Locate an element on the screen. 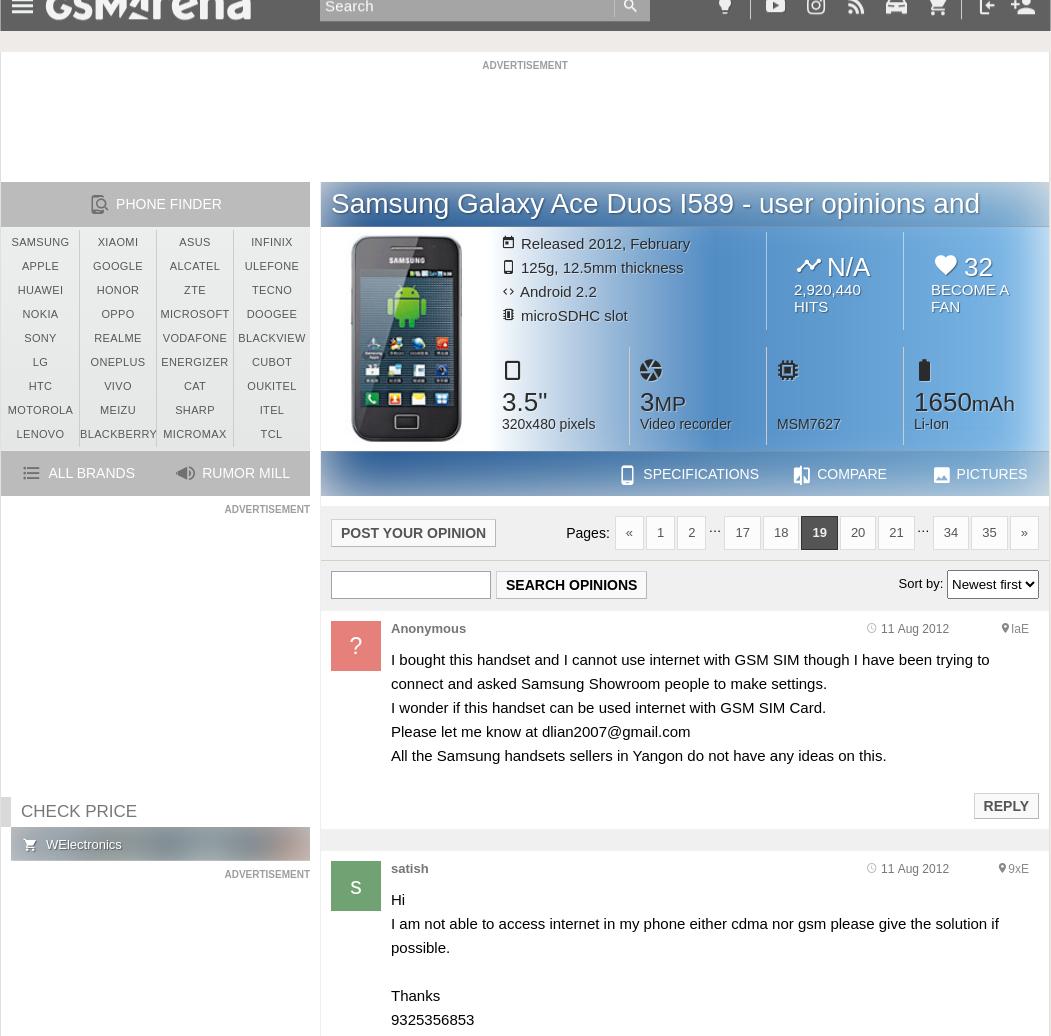 The height and width of the screenshot is (1036, 1051). 'Oppo' is located at coordinates (101, 314).